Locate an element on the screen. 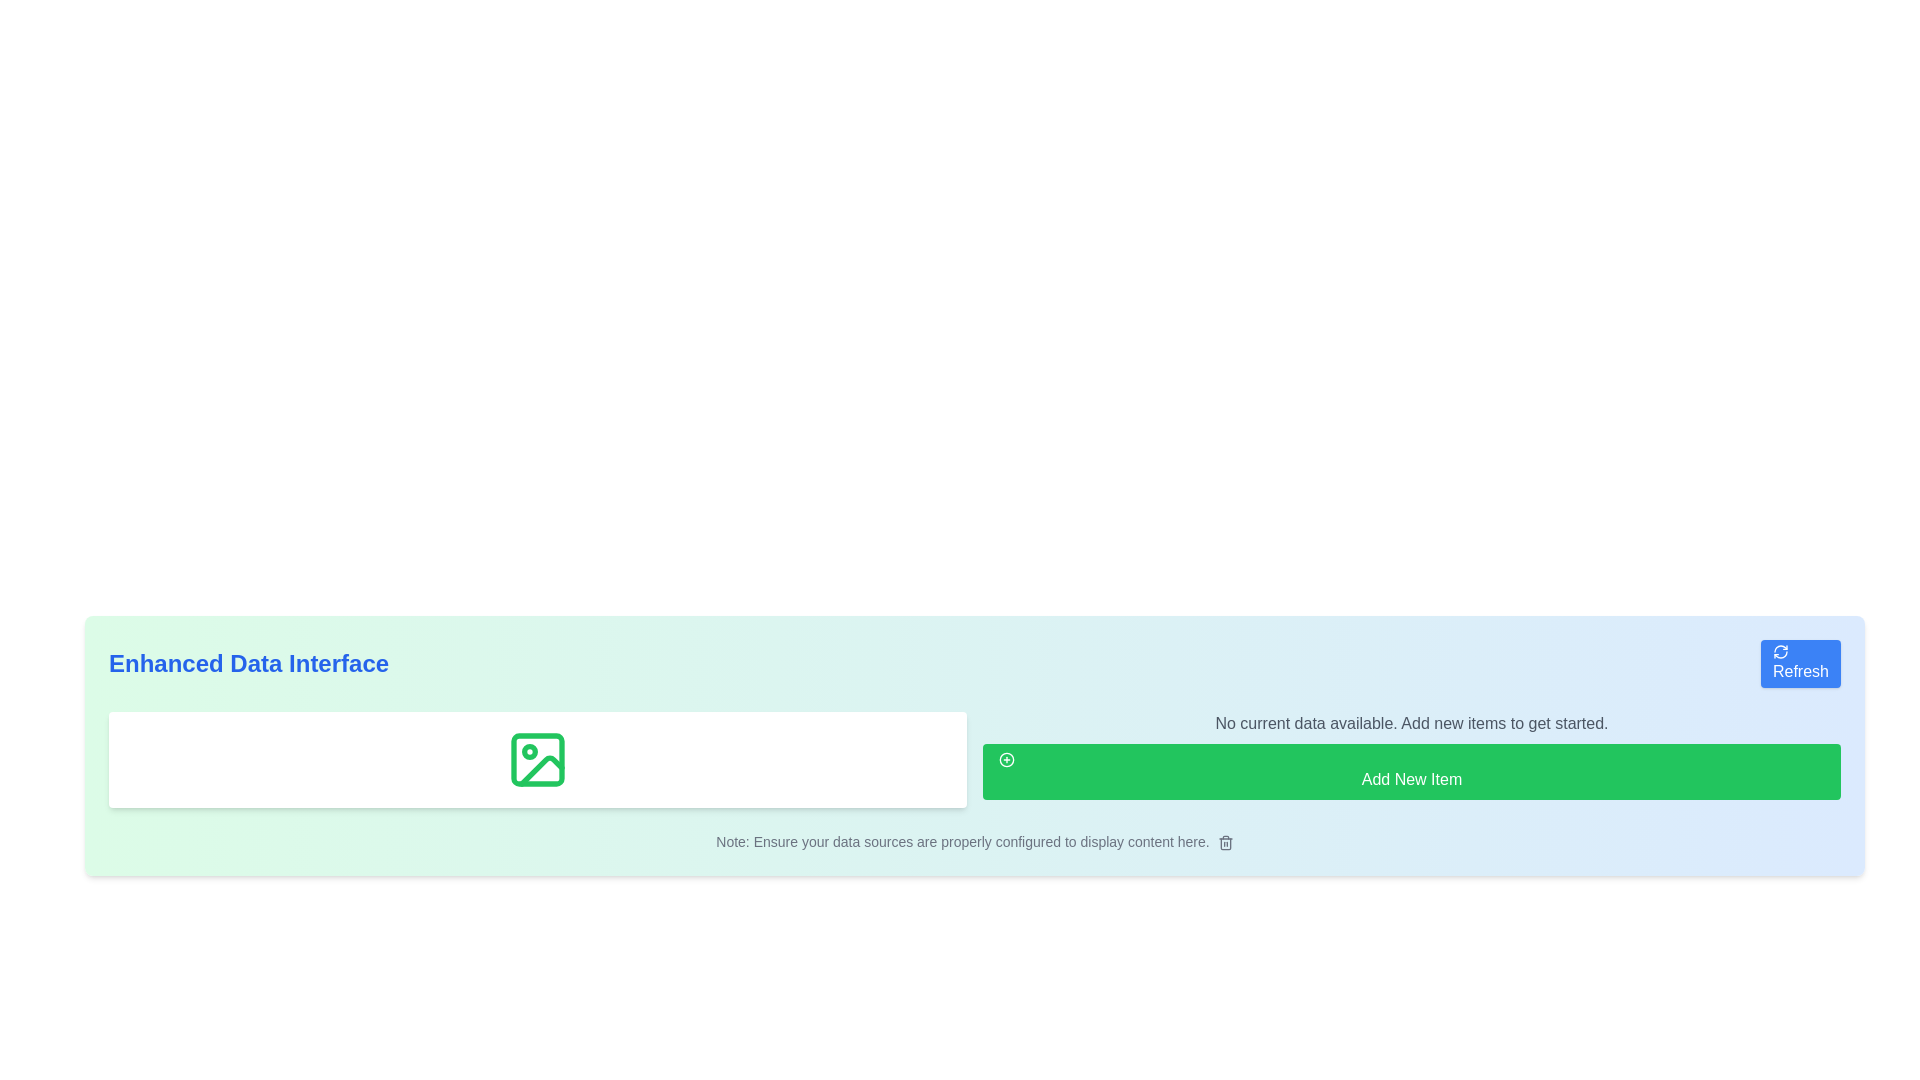 Image resolution: width=1920 pixels, height=1080 pixels. the image upload icon, which is centrally located within a card-like structure with a white background and shadow styling is located at coordinates (537, 759).